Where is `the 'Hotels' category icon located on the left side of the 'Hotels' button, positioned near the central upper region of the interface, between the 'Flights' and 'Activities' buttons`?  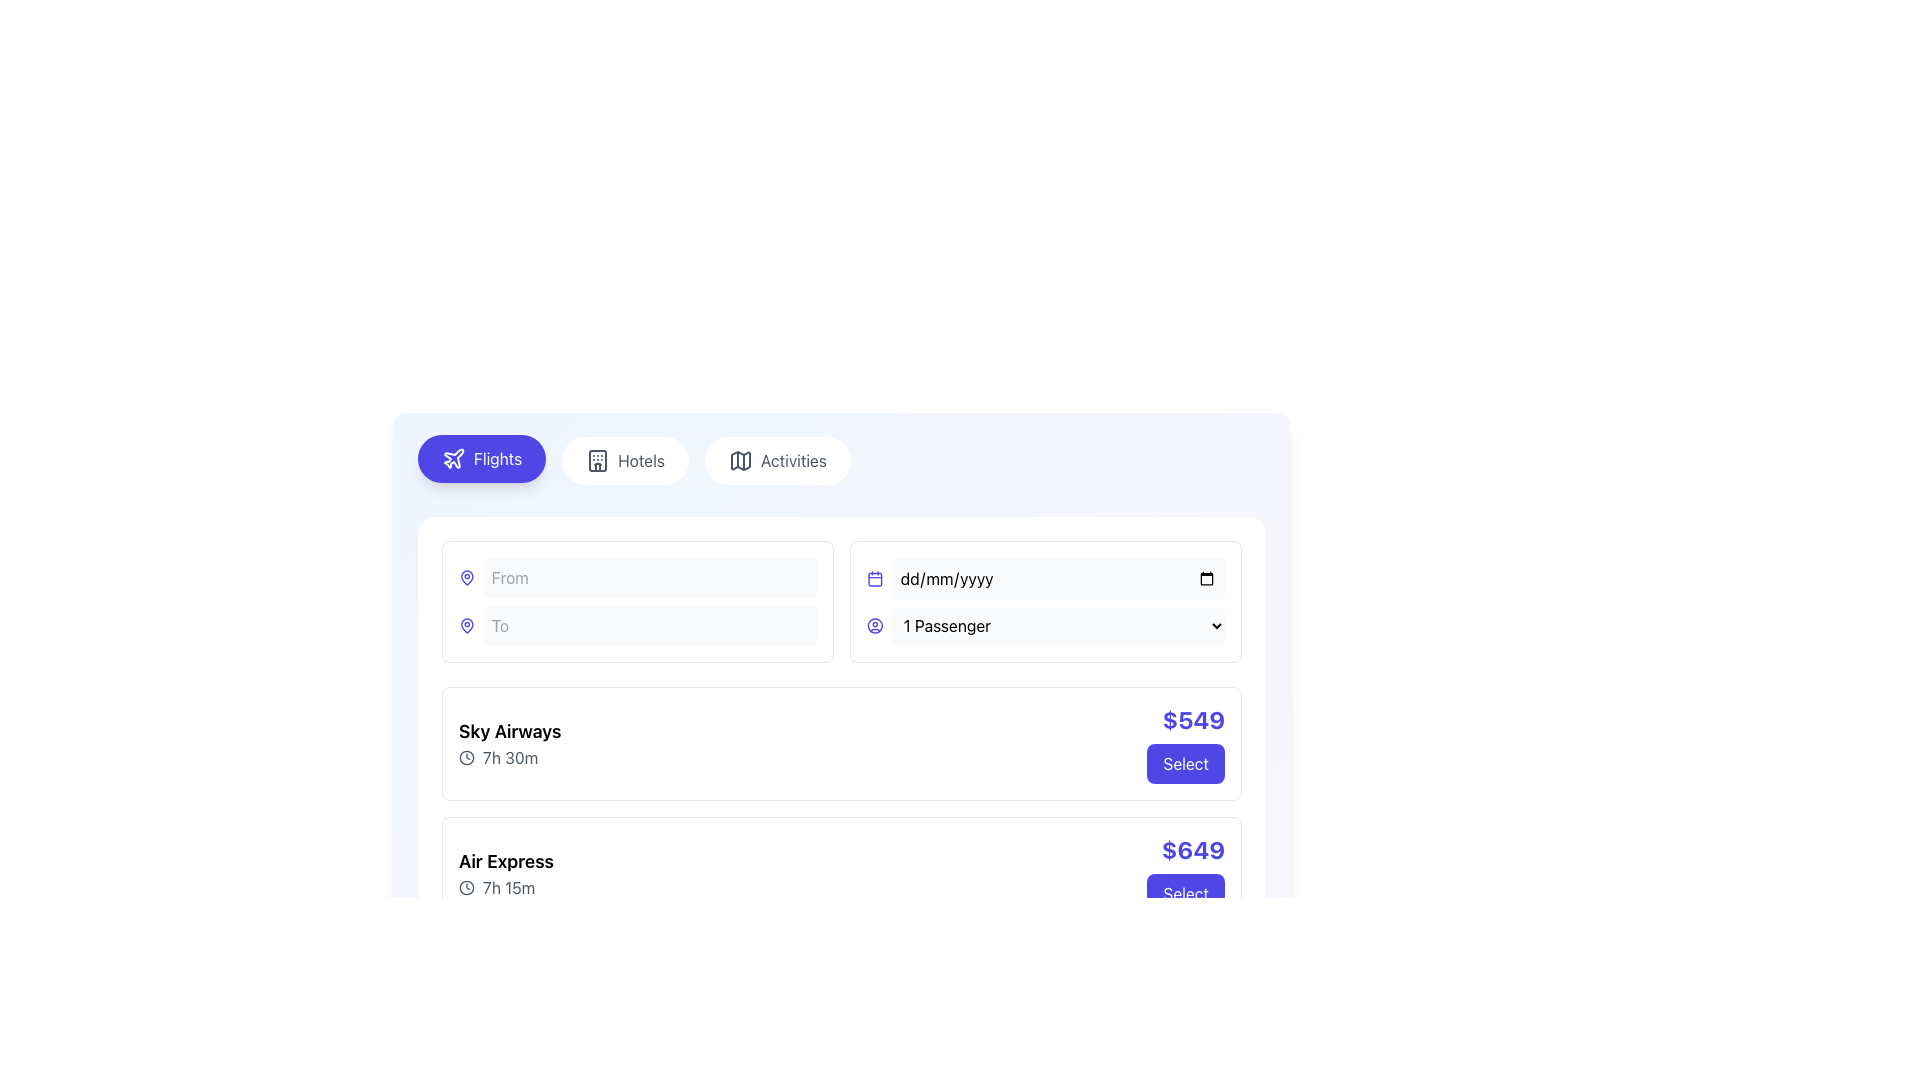 the 'Hotels' category icon located on the left side of the 'Hotels' button, positioned near the central upper region of the interface, between the 'Flights' and 'Activities' buttons is located at coordinates (597, 461).